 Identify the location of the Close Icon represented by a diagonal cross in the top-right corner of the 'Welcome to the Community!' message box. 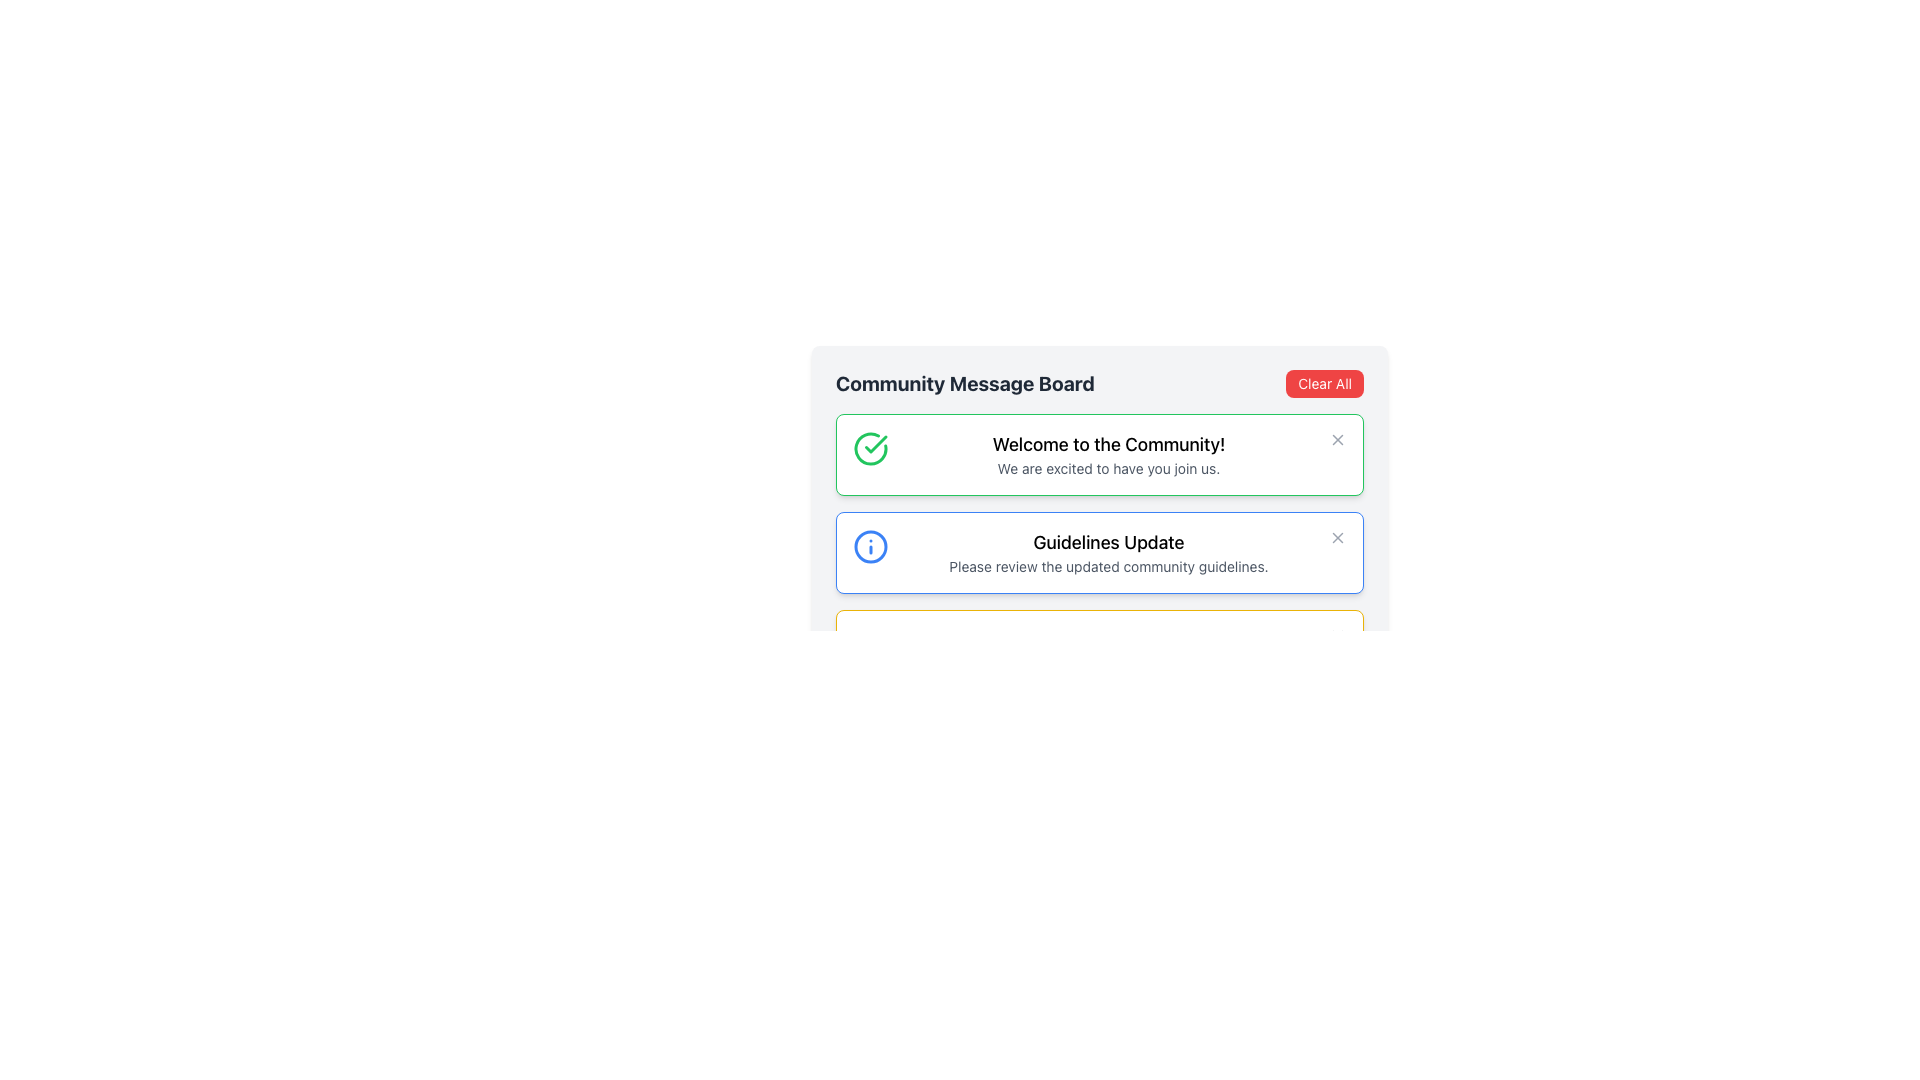
(1338, 438).